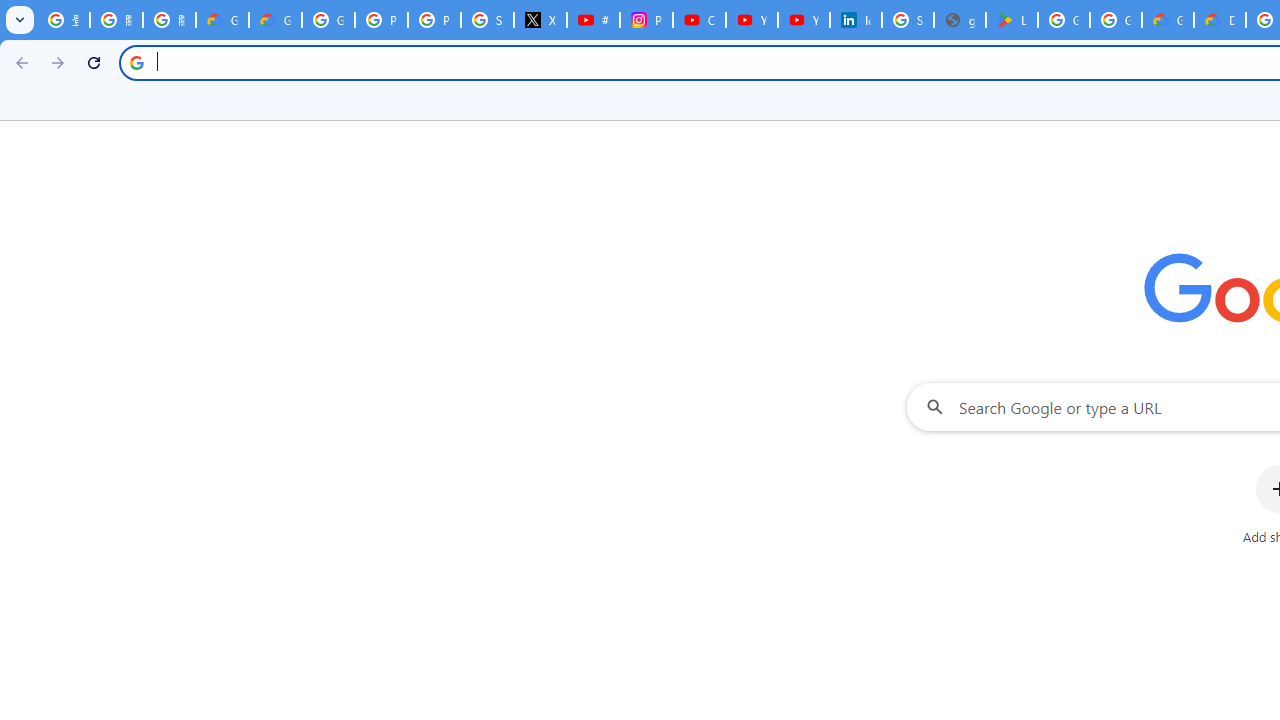 The height and width of the screenshot is (720, 1280). What do you see at coordinates (433, 20) in the screenshot?
I see `'Privacy Help Center - Policies Help'` at bounding box center [433, 20].